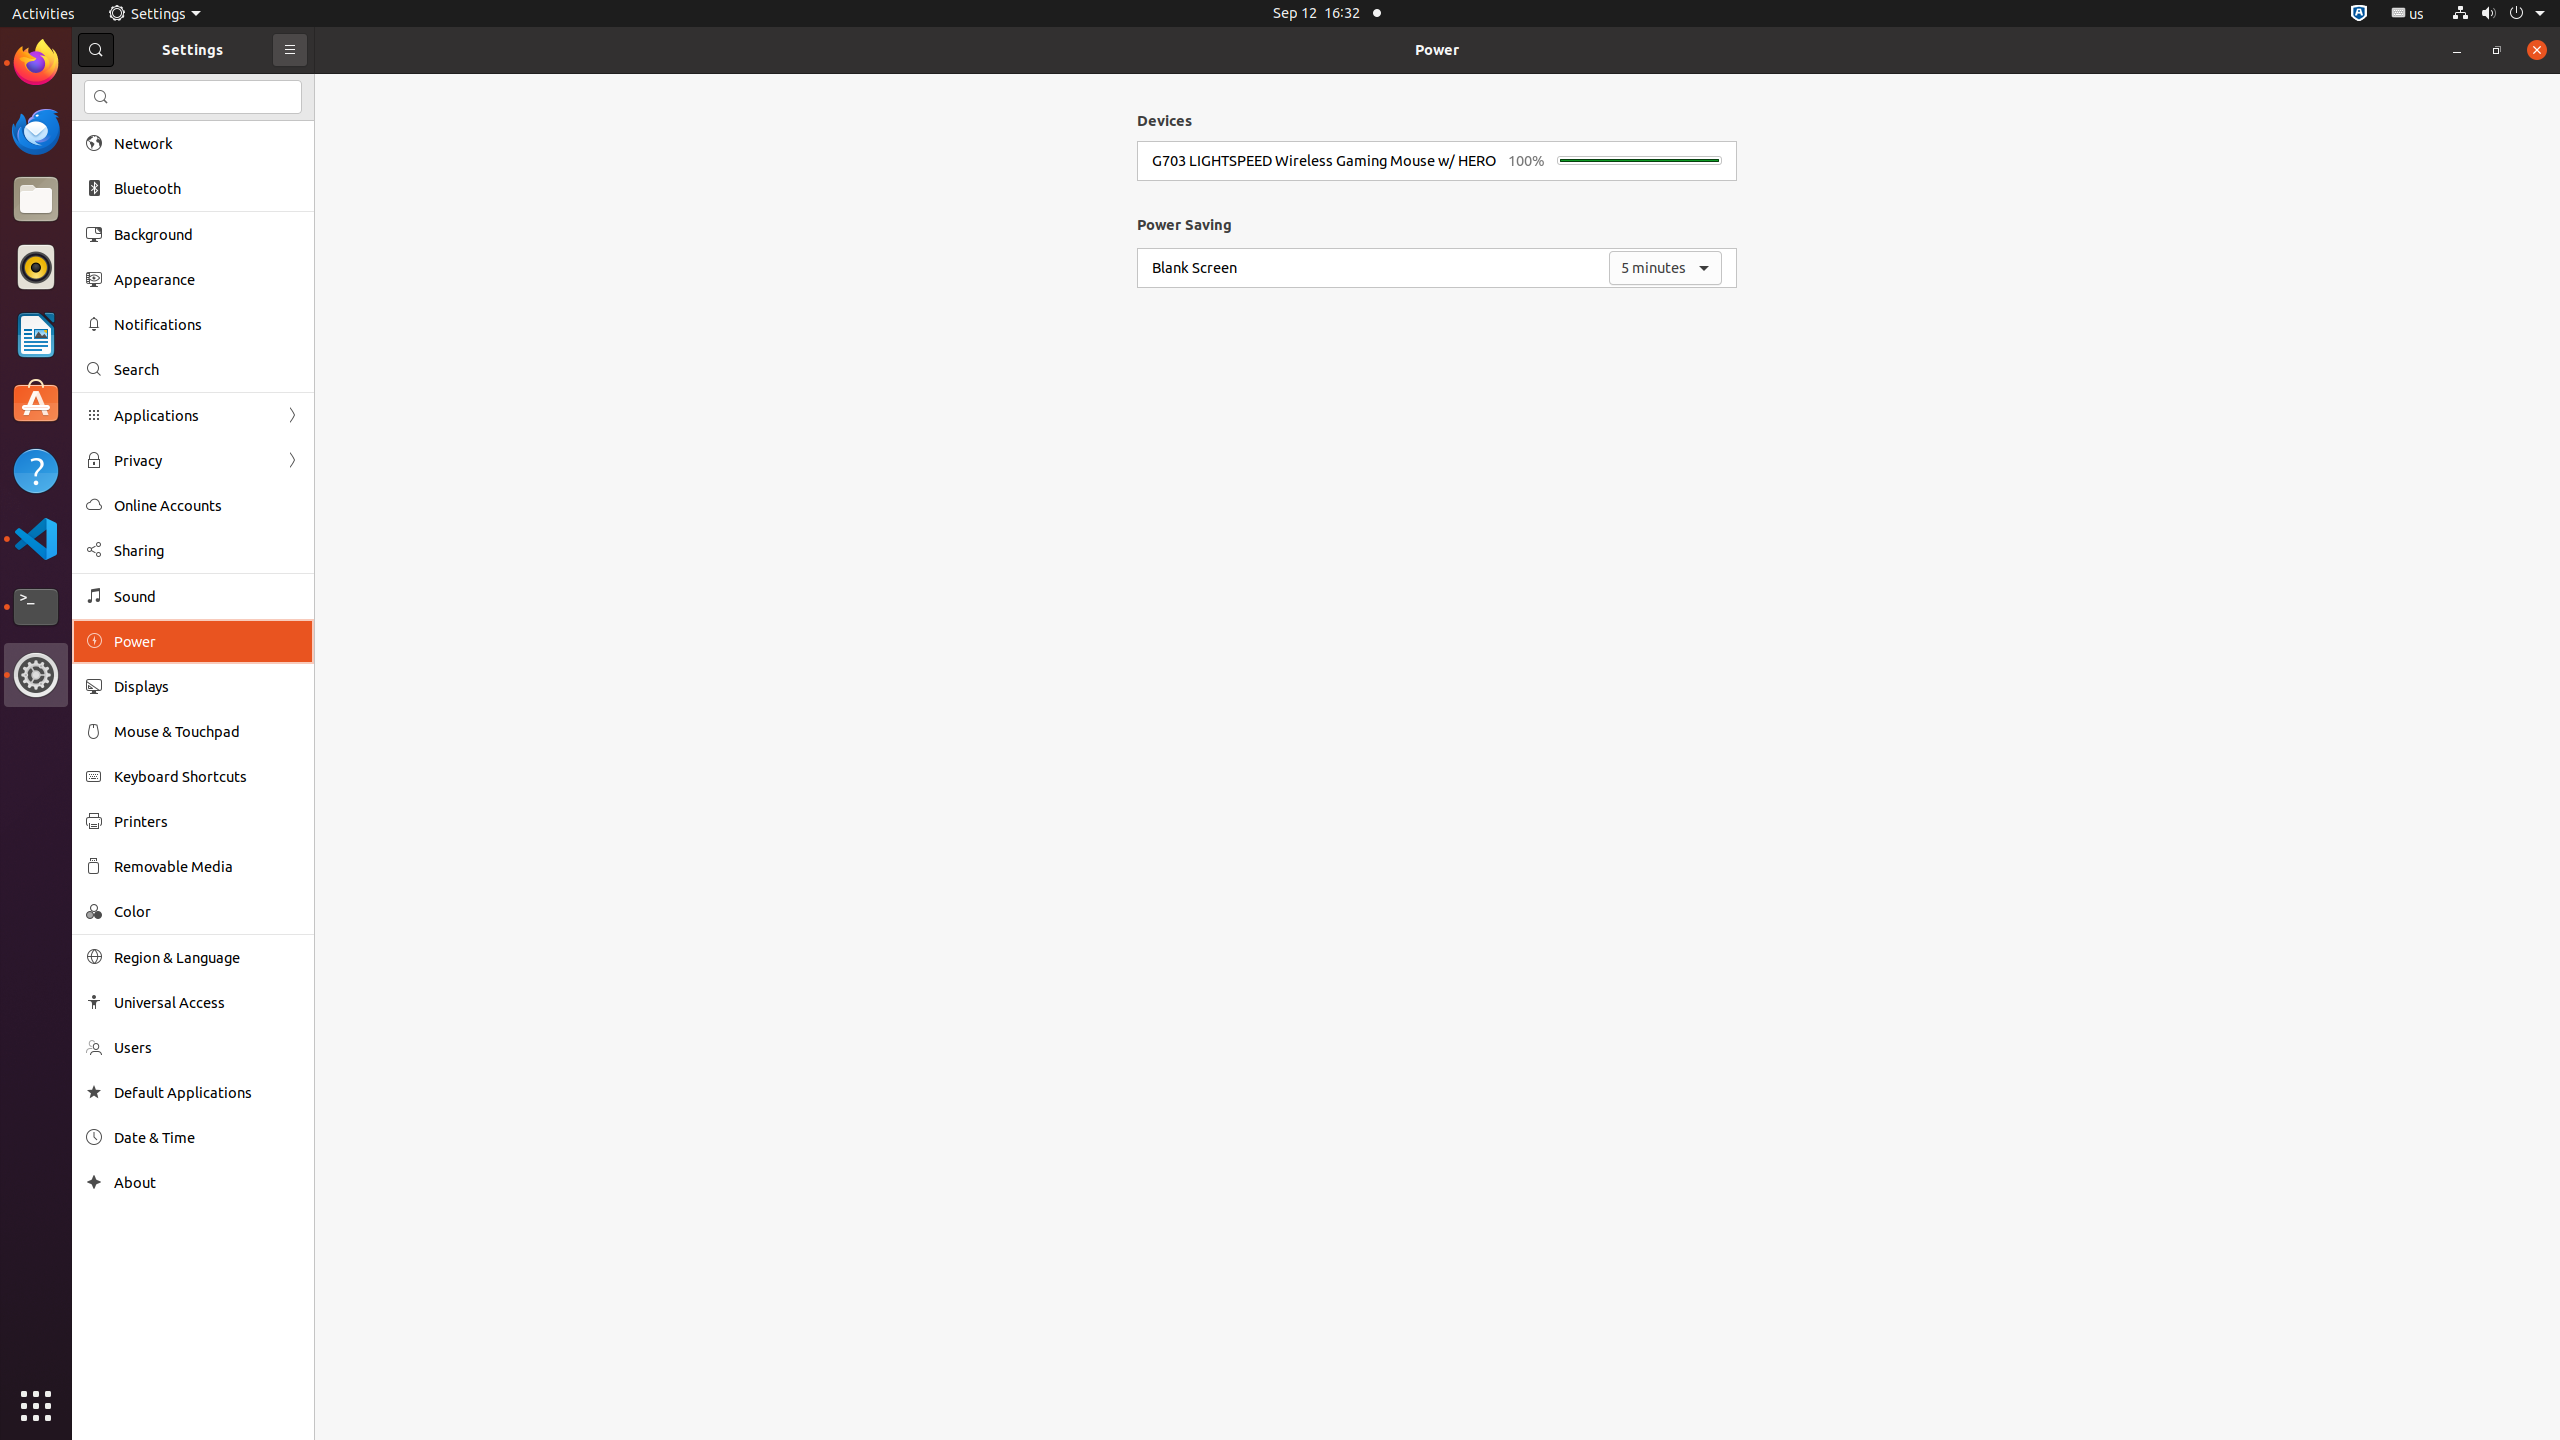 The image size is (2560, 1440). What do you see at coordinates (1525, 160) in the screenshot?
I see `'100%'` at bounding box center [1525, 160].